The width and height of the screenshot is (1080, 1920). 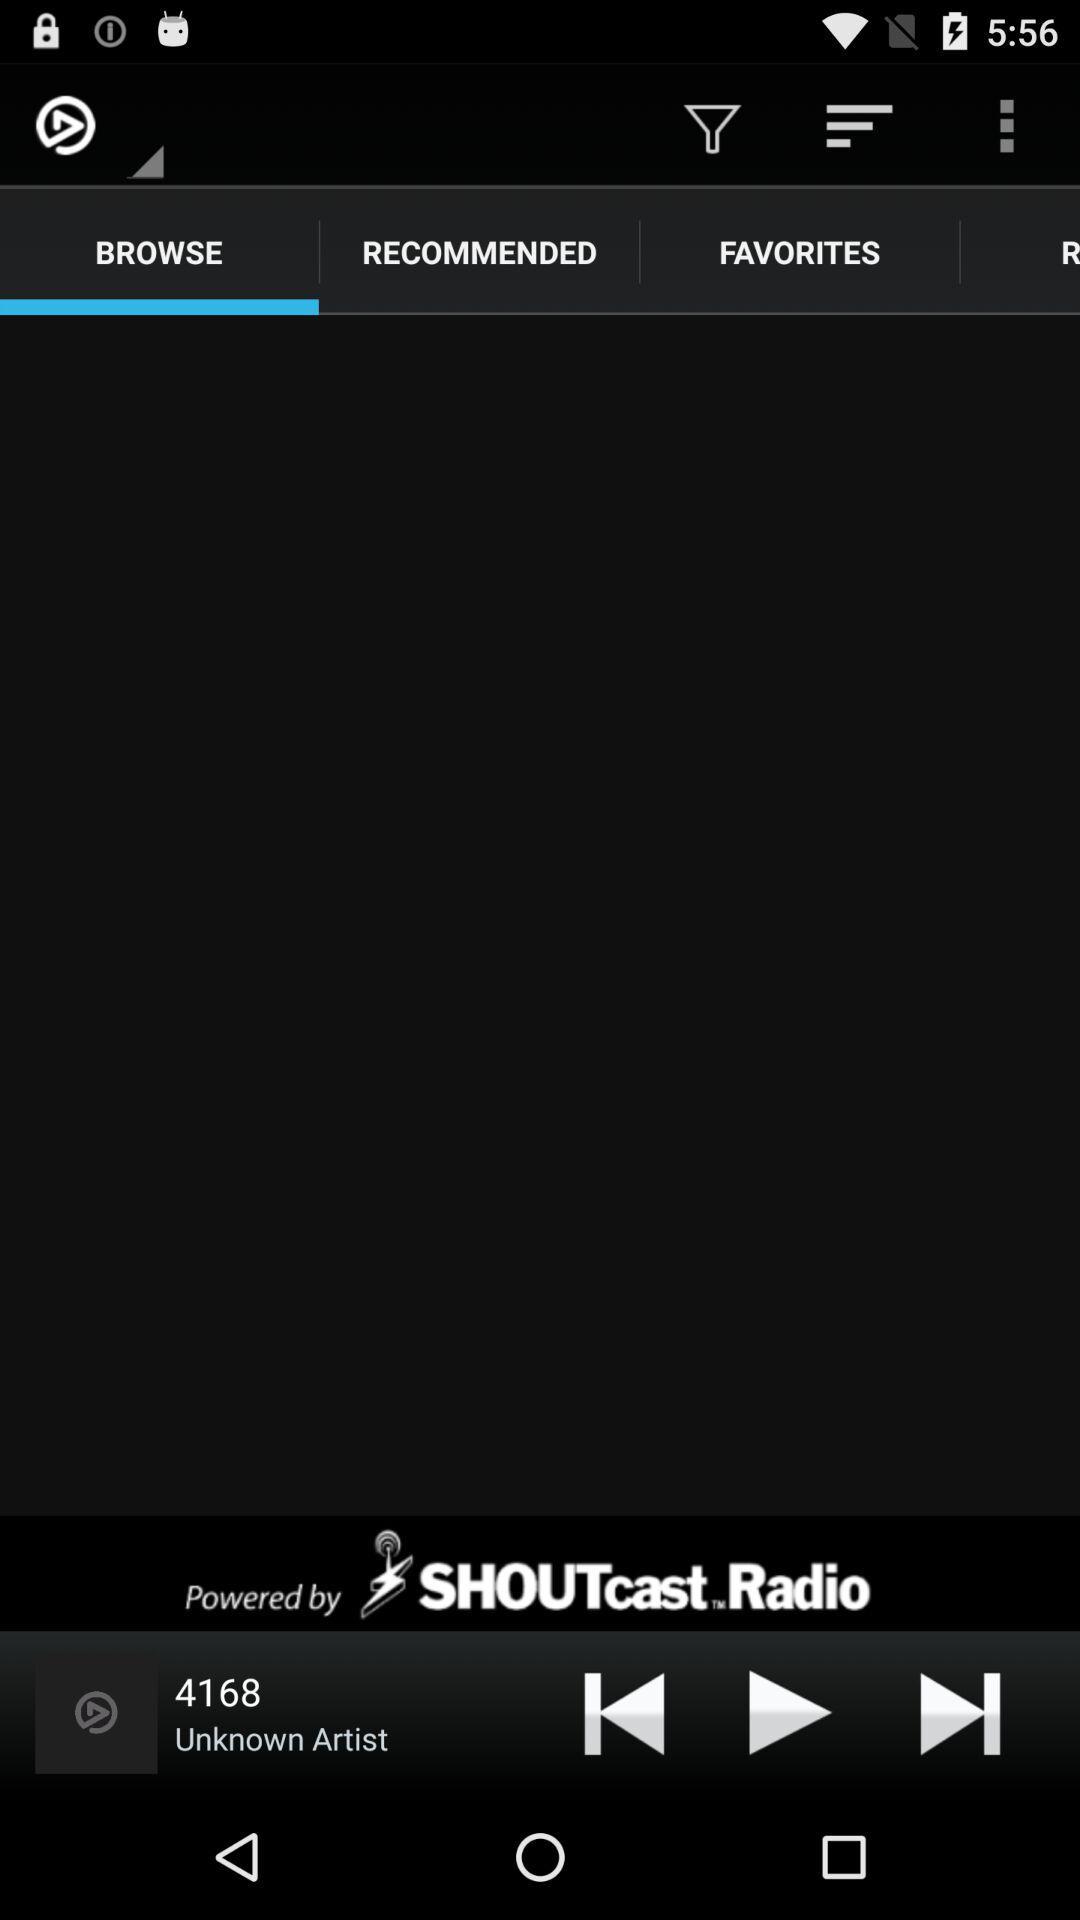 I want to click on icon above the favorites icon, so click(x=711, y=124).